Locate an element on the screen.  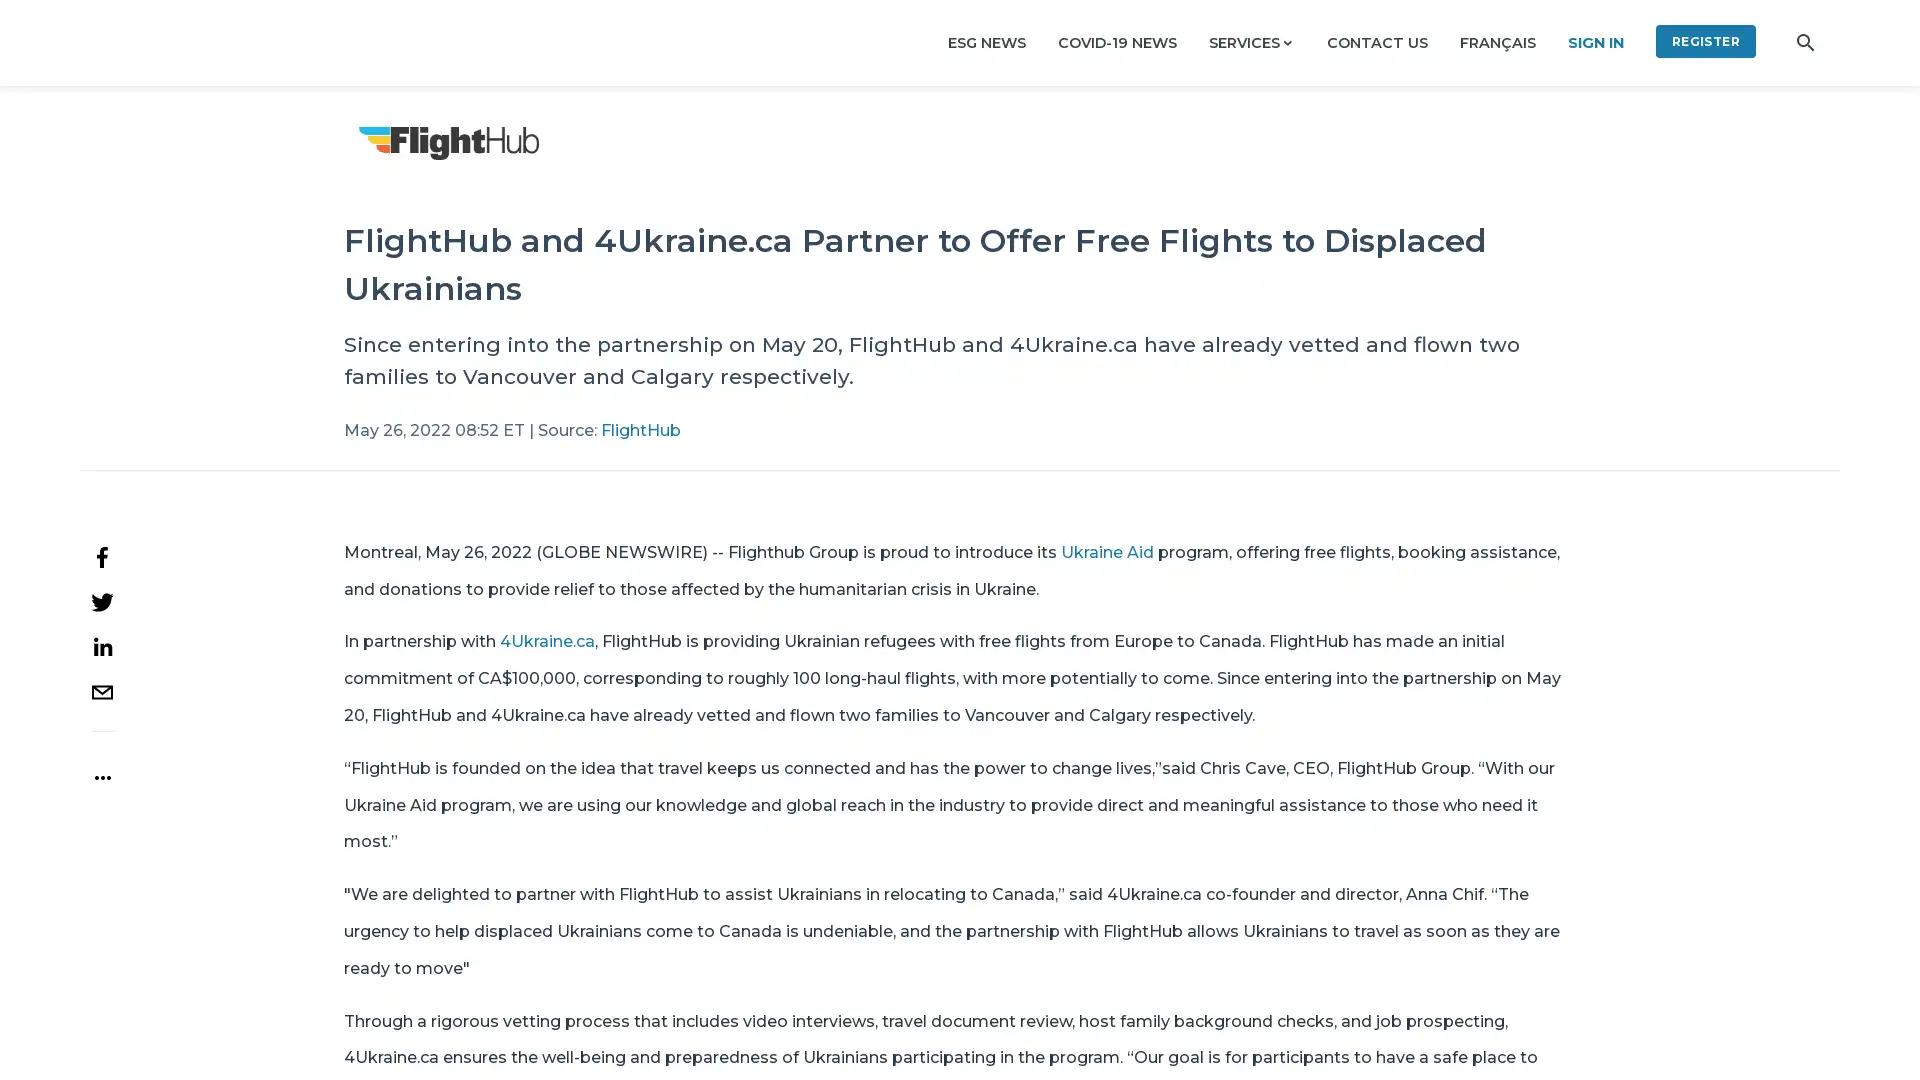
twitter is located at coordinates (101, 600).